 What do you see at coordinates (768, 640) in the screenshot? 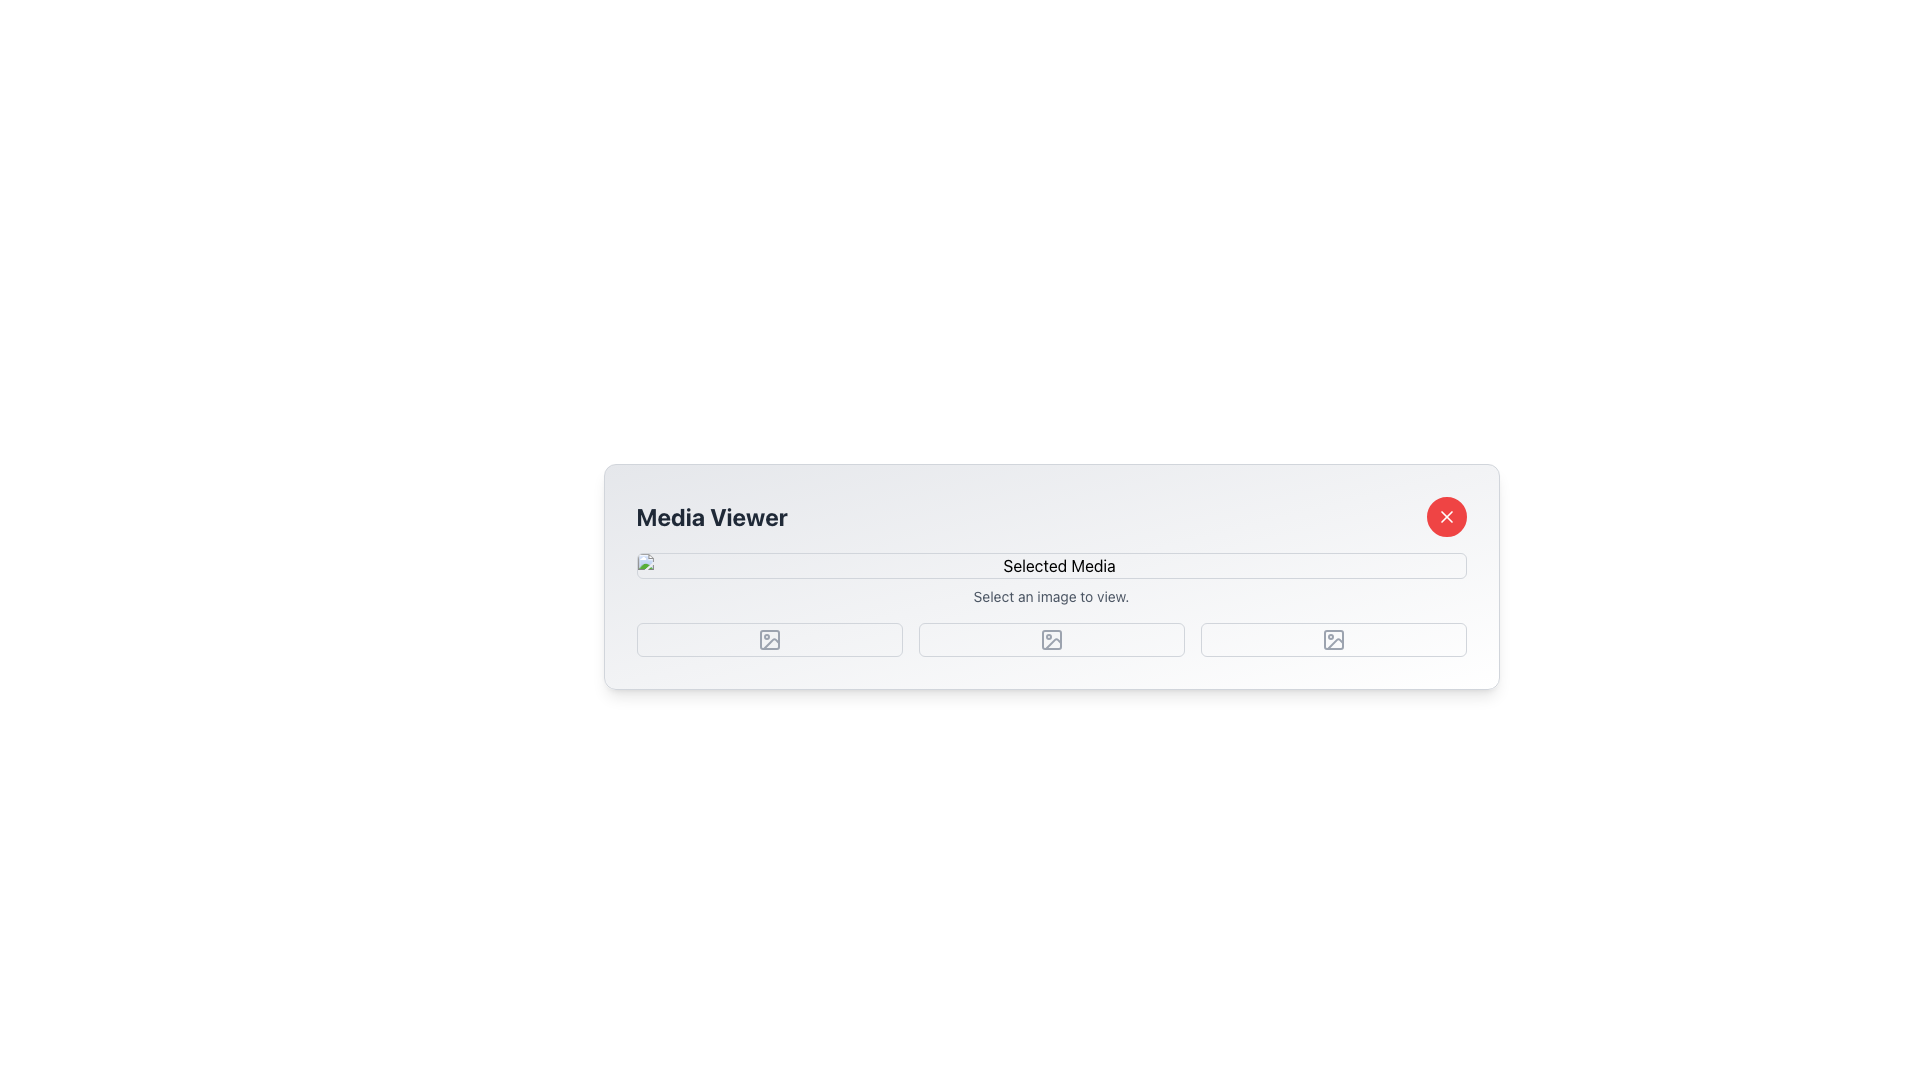
I see `details of the icon representing a specific state or action related to media management, located in the second slot of the four icons in the lower section of the 'Media Viewer' interface` at bounding box center [768, 640].